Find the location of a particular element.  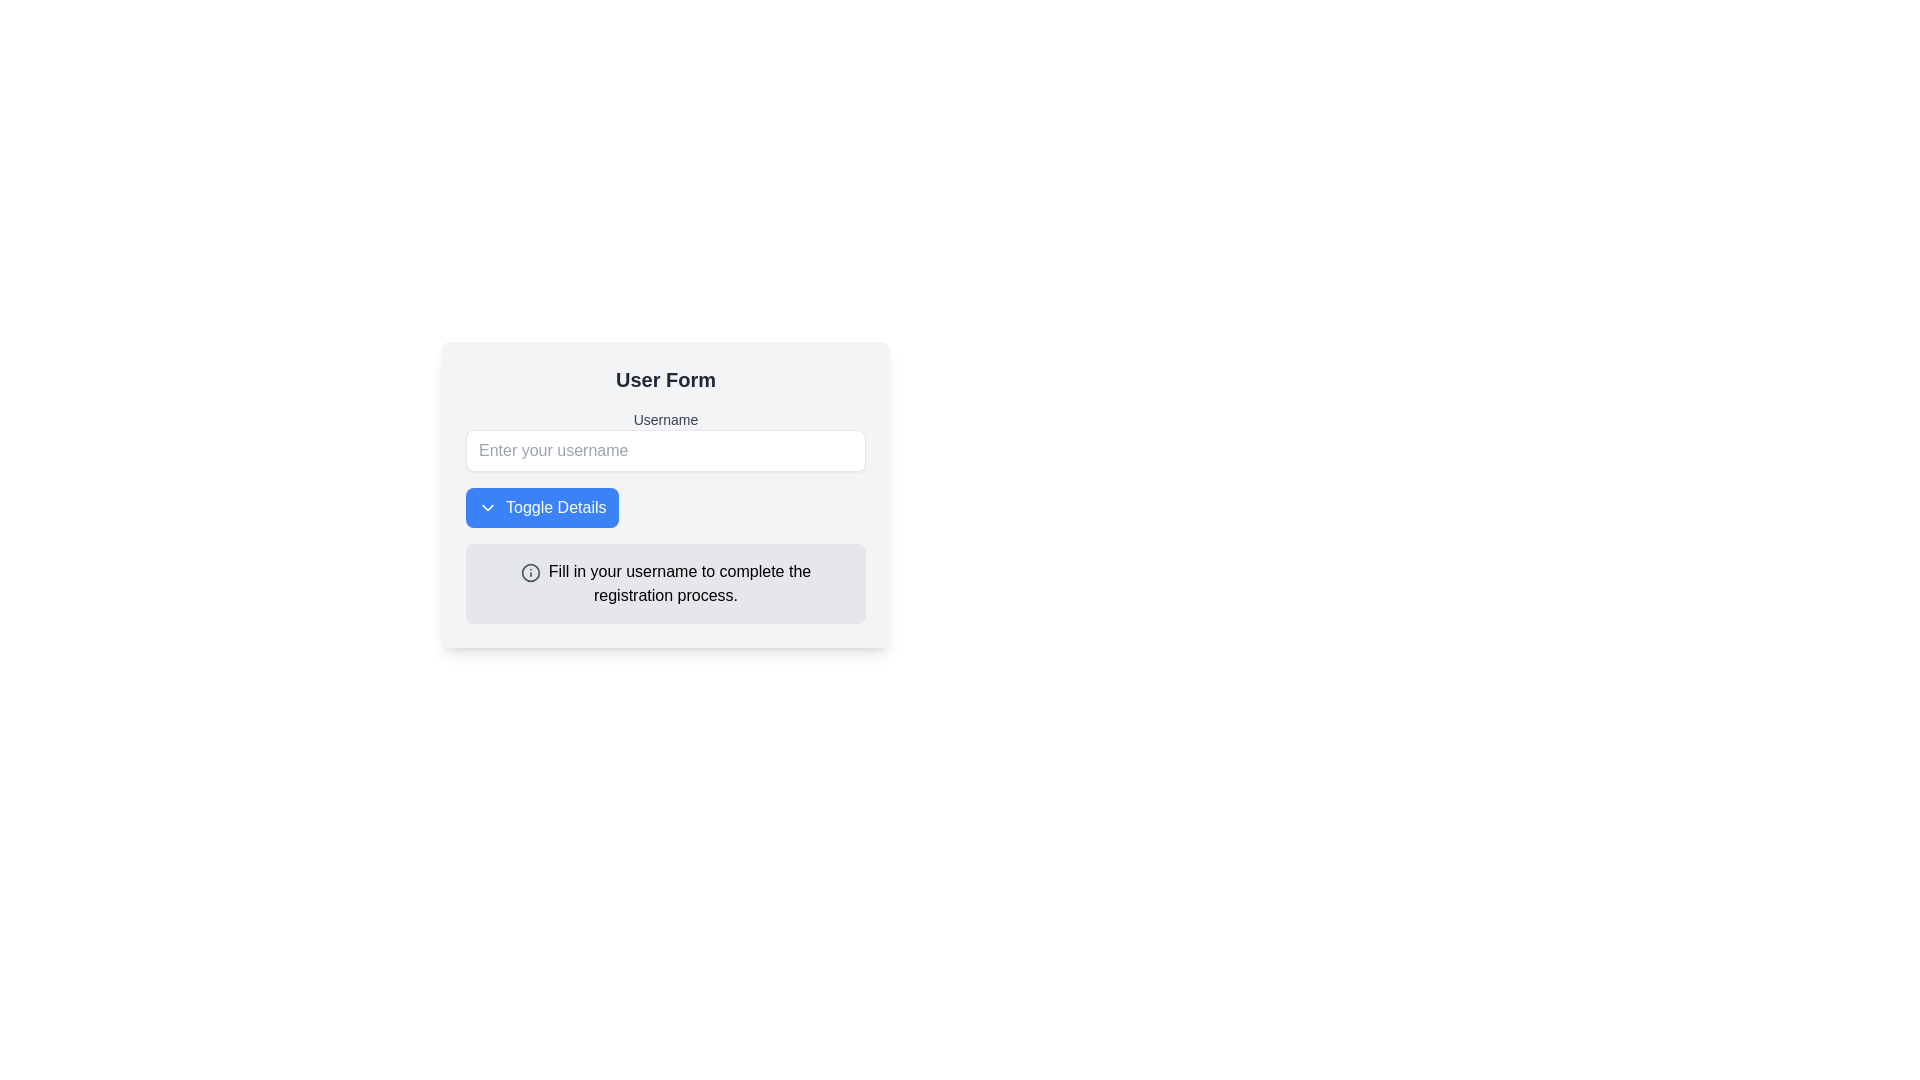

the label indicating the purpose of the adjacent input field for entering a username, which is located under the heading 'User Form' and above the text input field labeled 'Enter your username' is located at coordinates (666, 419).